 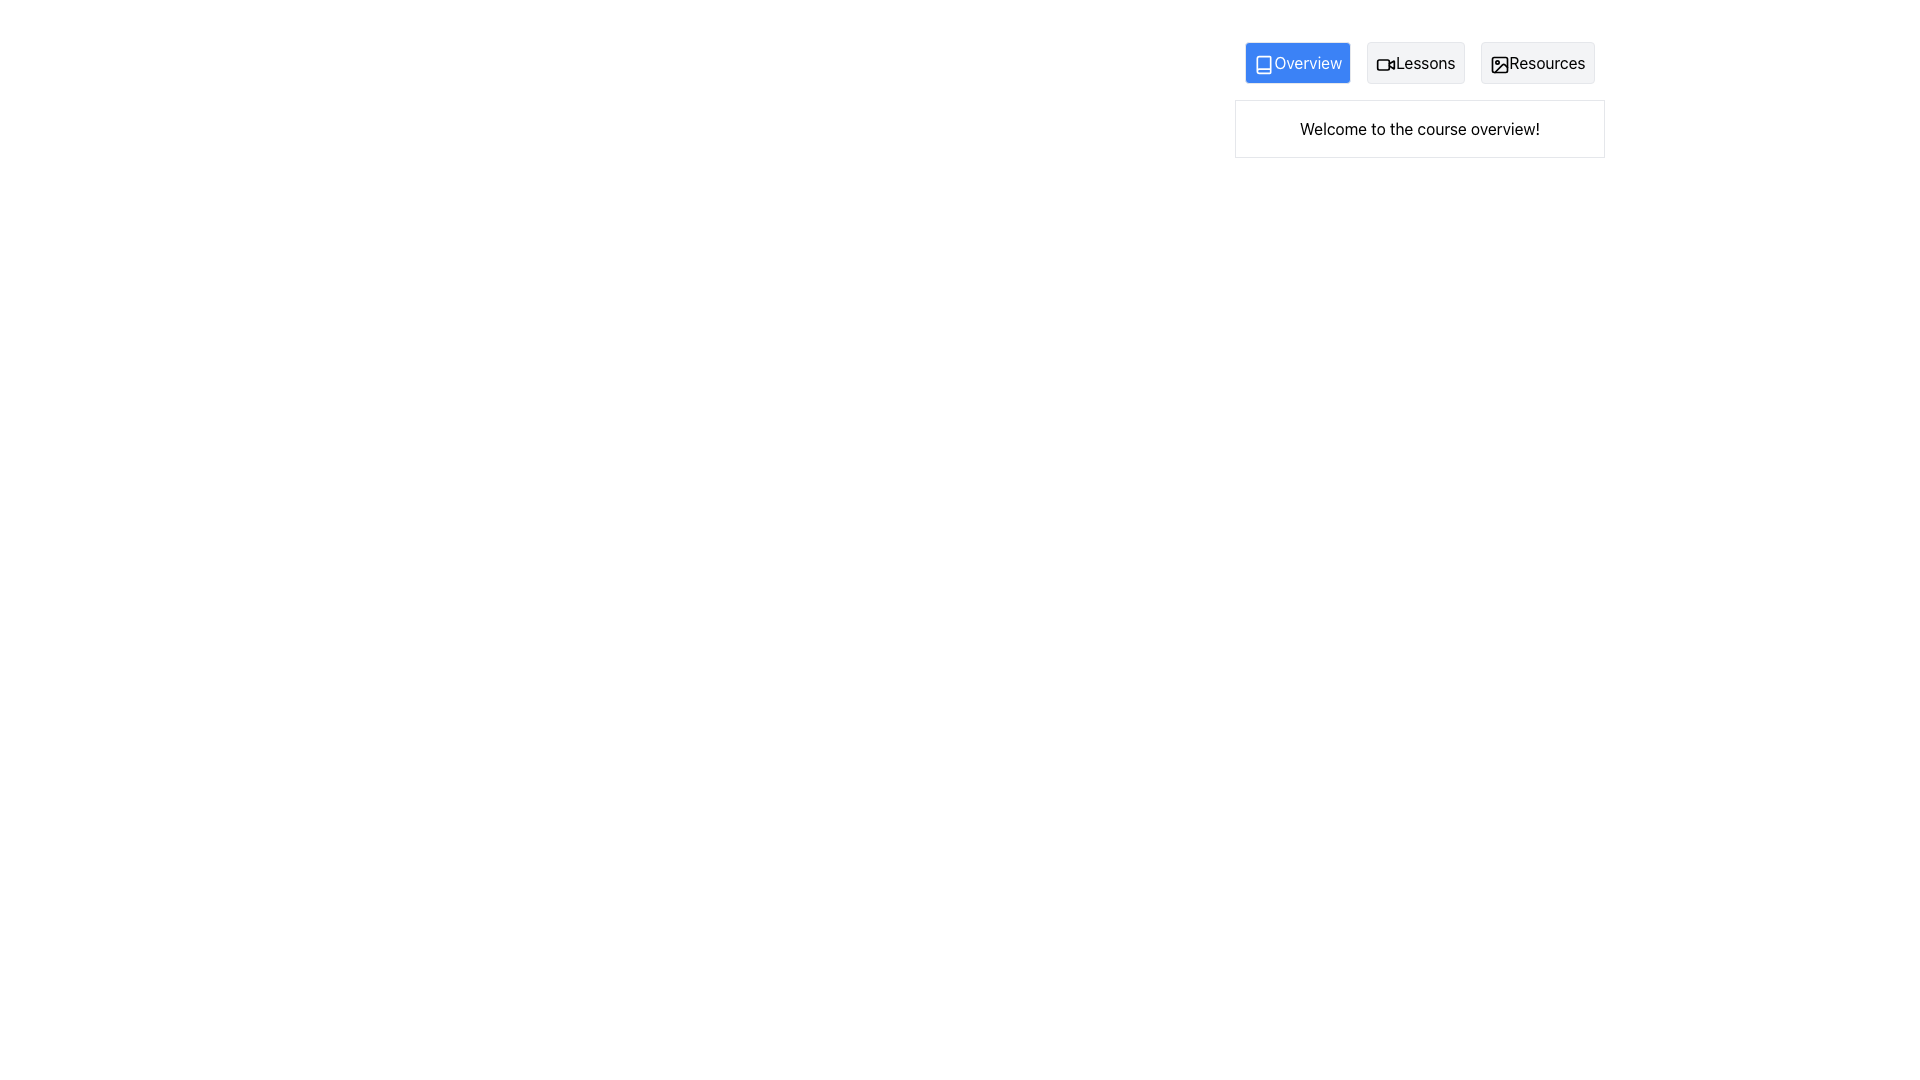 What do you see at coordinates (1297, 61) in the screenshot?
I see `the first button labeled 'Overview' with a blue background and white text, located at the upper-right area of the interface` at bounding box center [1297, 61].